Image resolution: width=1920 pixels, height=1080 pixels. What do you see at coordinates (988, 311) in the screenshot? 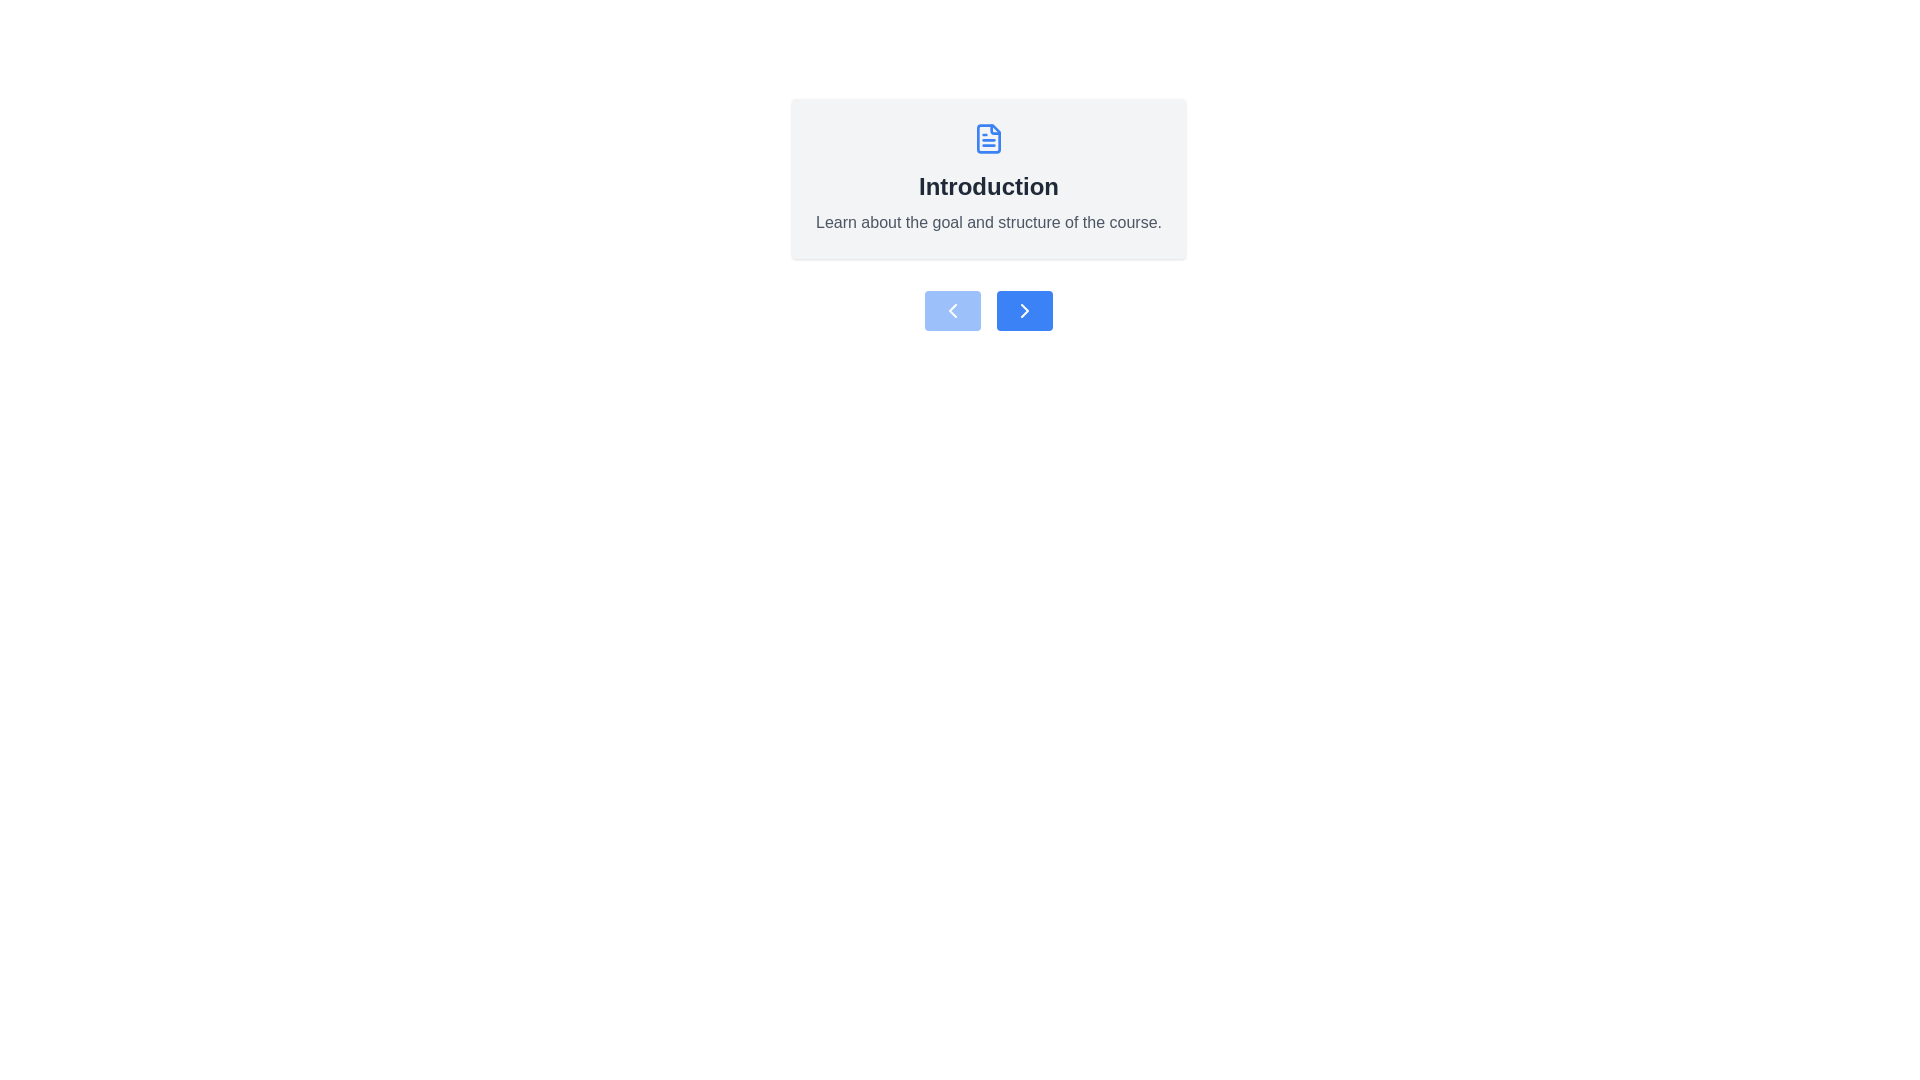
I see `the navigation control pair located below the 'Introduction' section` at bounding box center [988, 311].